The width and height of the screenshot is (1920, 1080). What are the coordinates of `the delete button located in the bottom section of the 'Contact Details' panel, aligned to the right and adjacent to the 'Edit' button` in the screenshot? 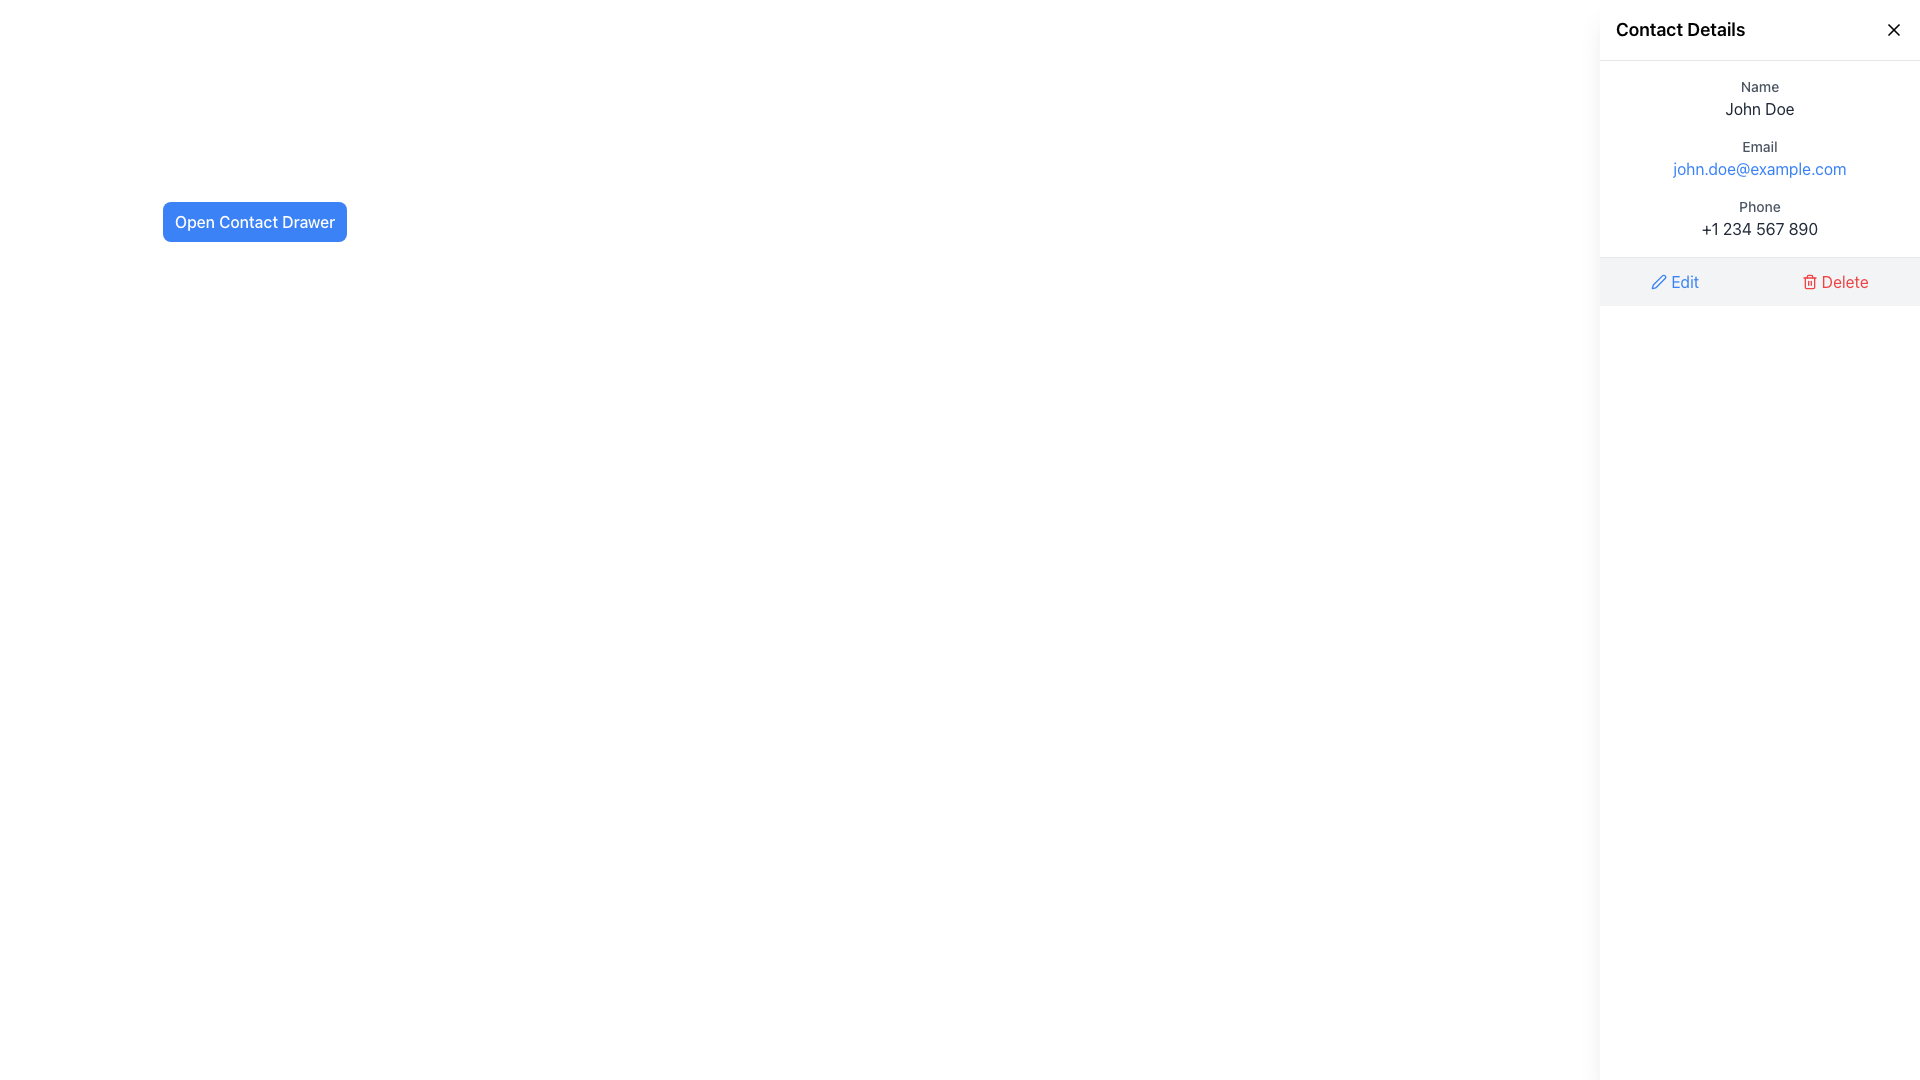 It's located at (1835, 281).